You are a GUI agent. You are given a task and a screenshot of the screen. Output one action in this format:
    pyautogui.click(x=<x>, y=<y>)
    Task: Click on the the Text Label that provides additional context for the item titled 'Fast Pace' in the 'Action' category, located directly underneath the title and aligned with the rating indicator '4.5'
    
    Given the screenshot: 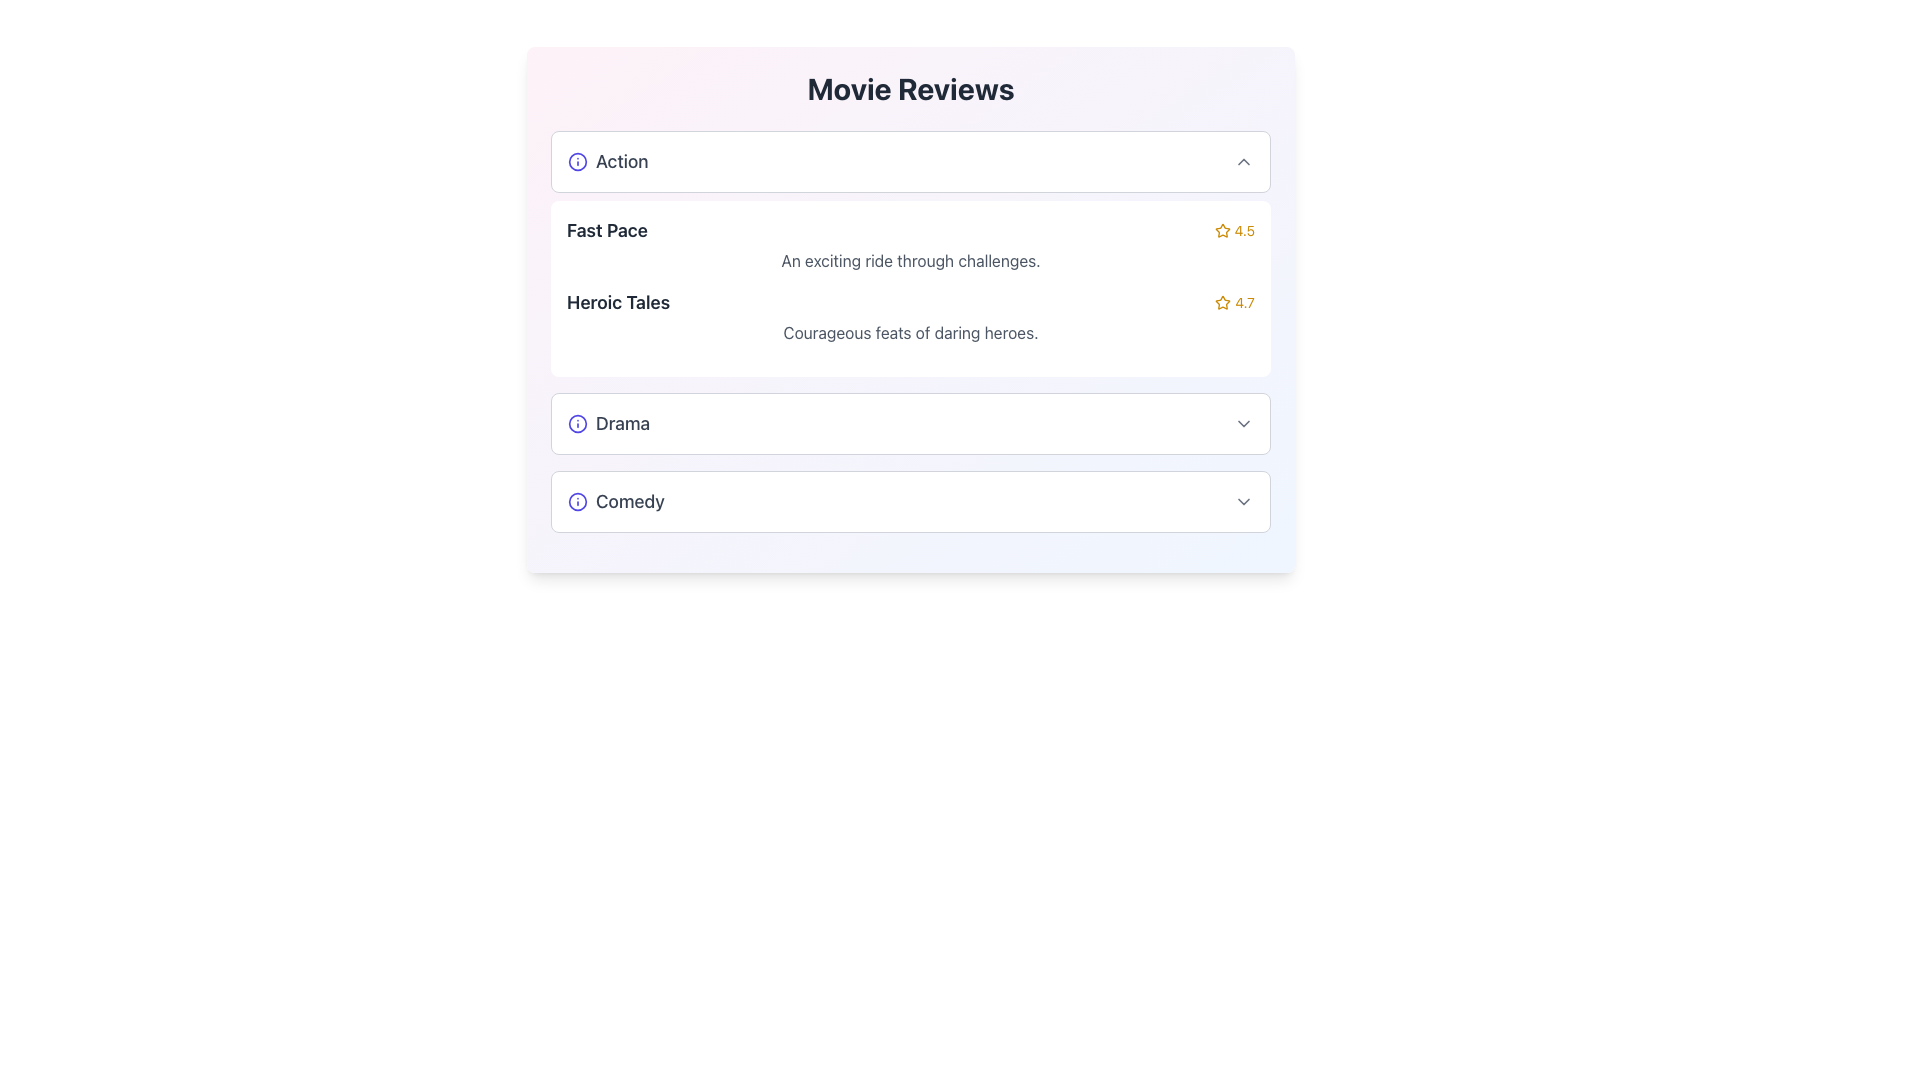 What is the action you would take?
    pyautogui.click(x=910, y=260)
    